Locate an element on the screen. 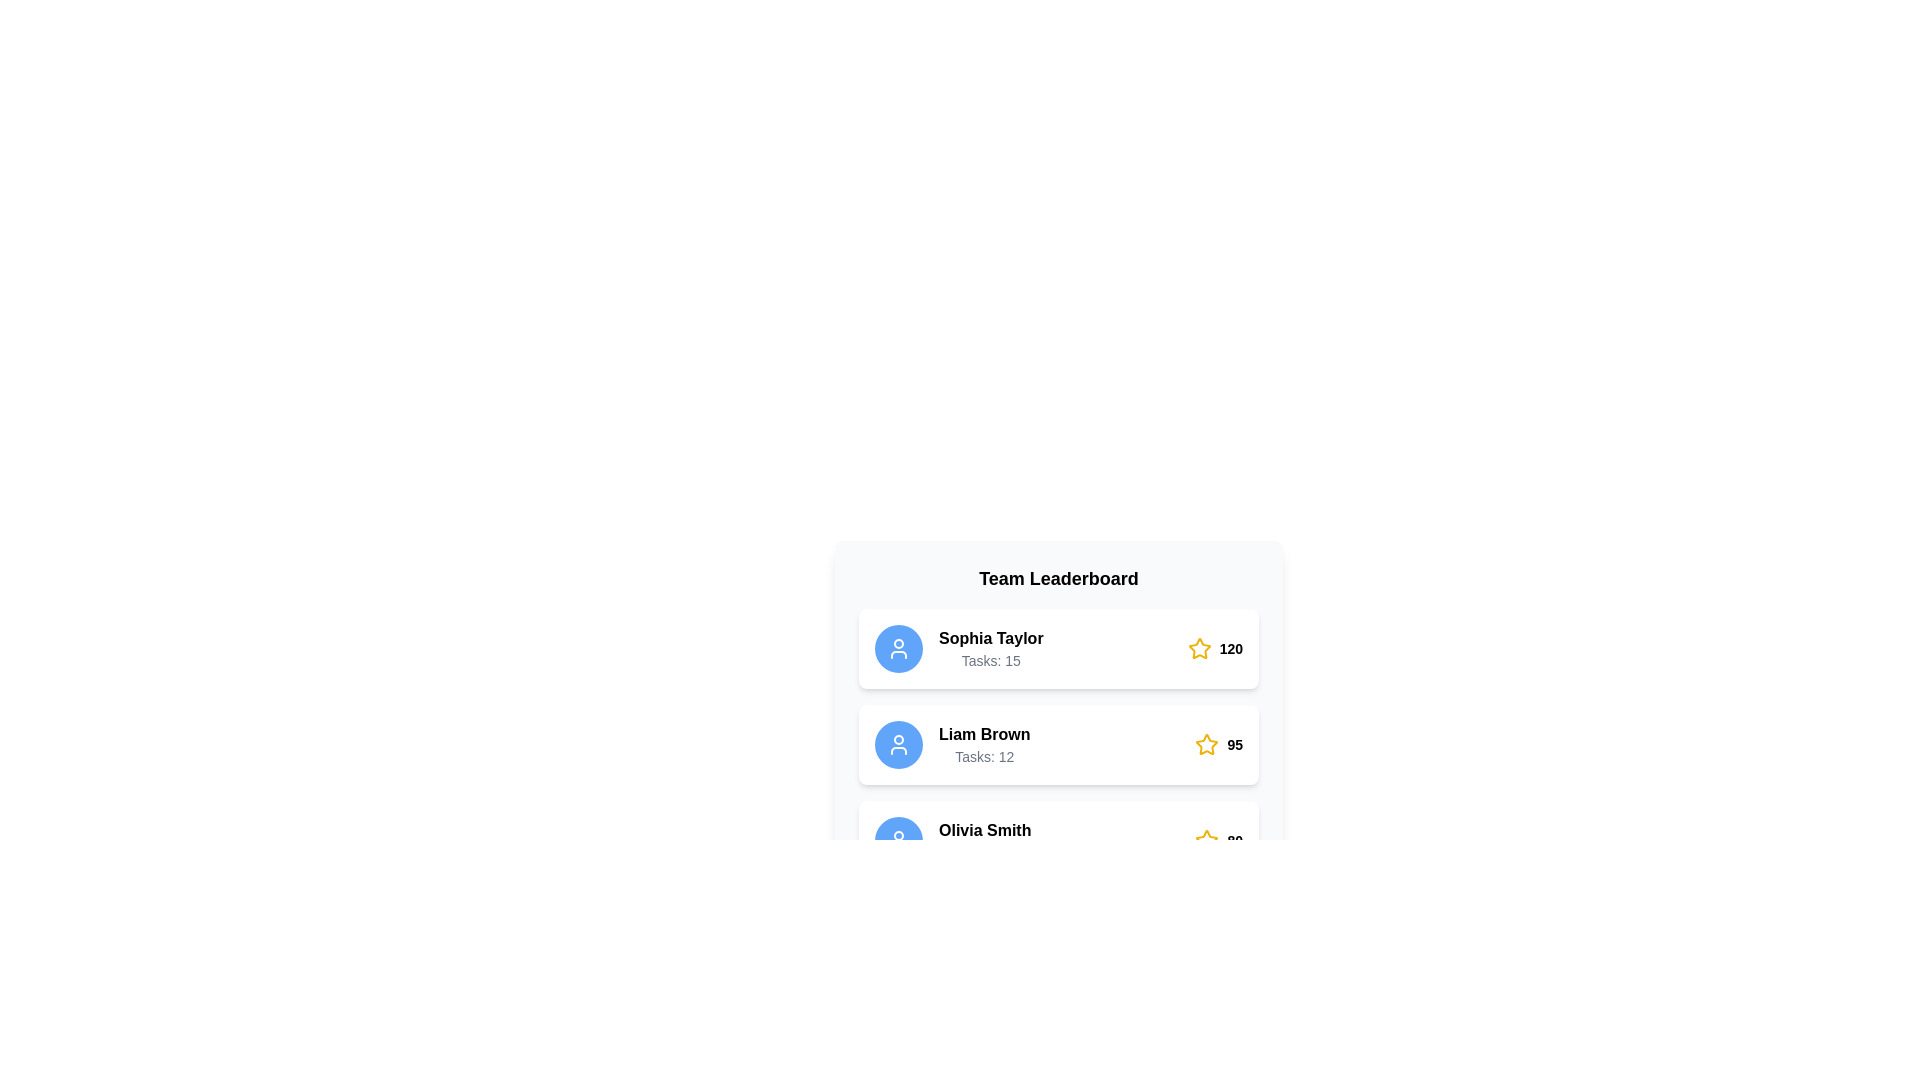  the bold textual number '120' located adjacent to the yellow star icon on the first leaderboard entry for 'Sophia Taylor' is located at coordinates (1230, 648).